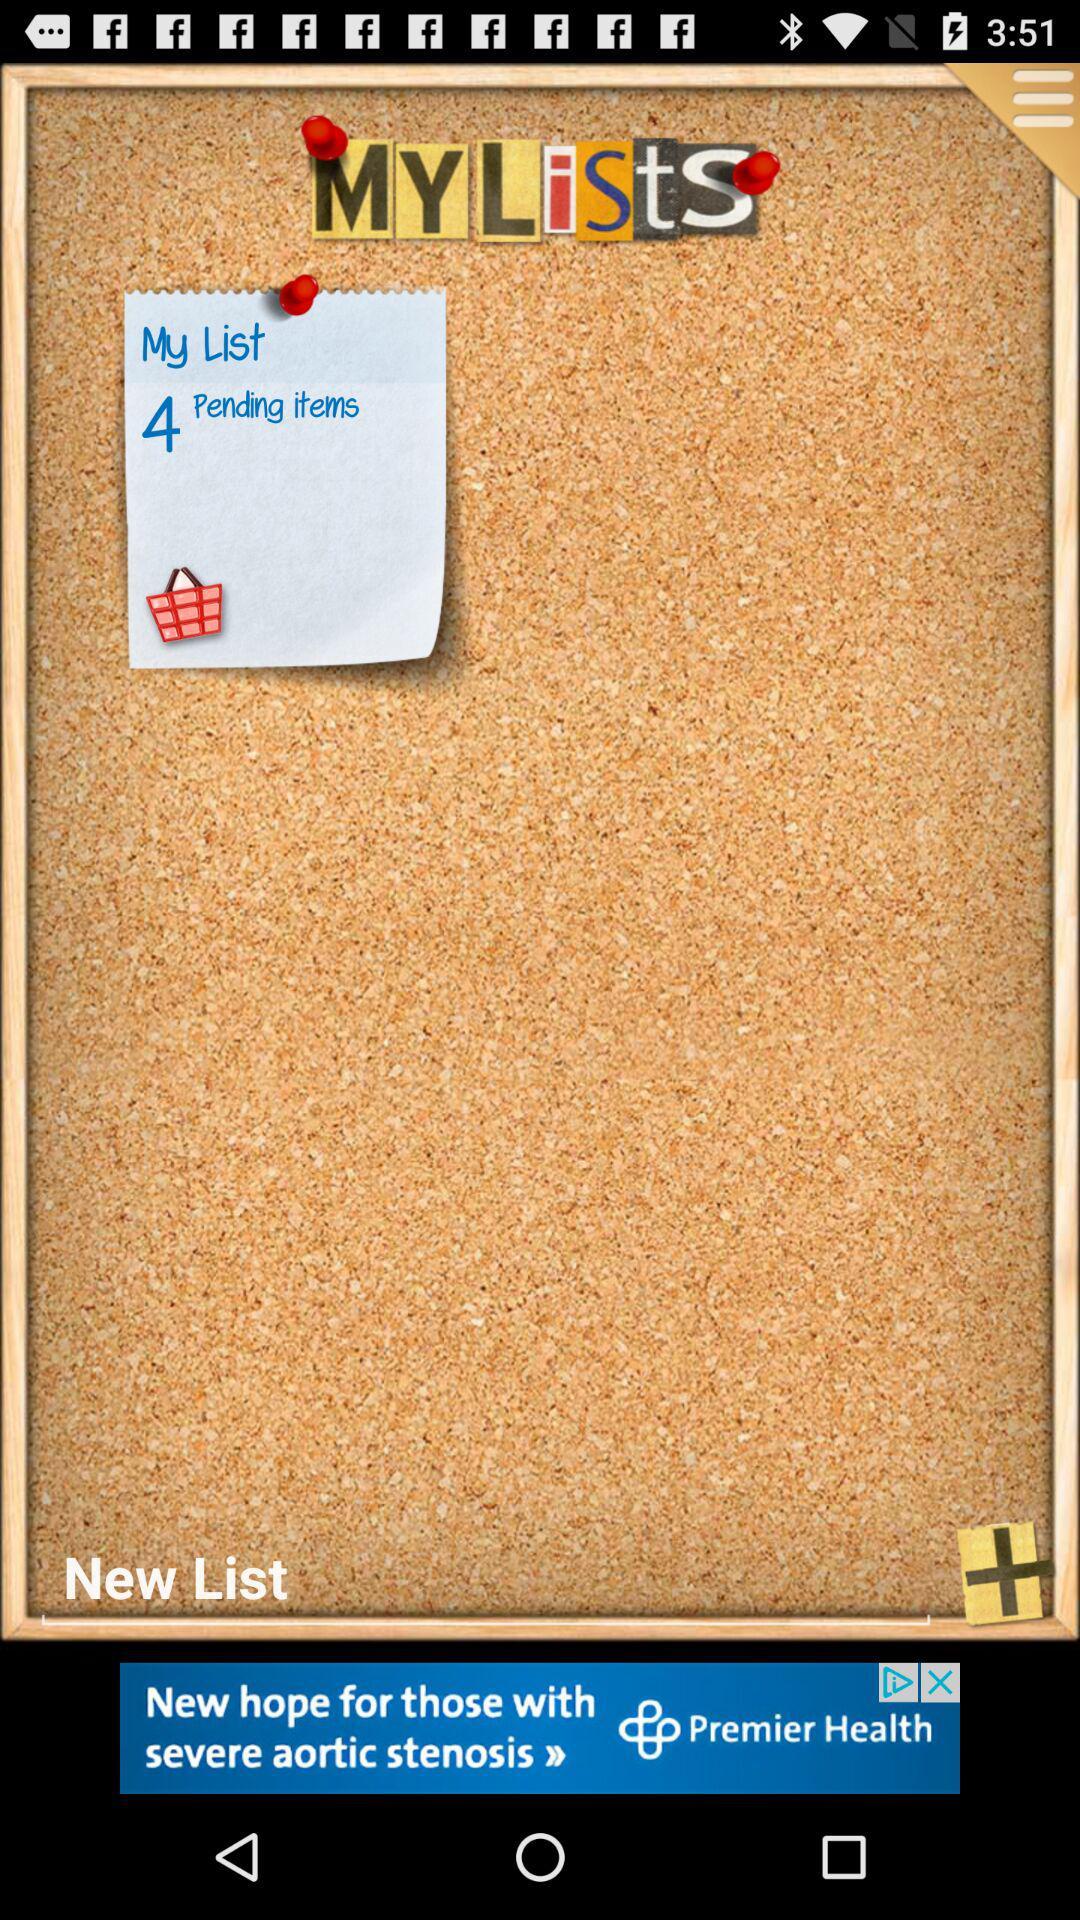 The height and width of the screenshot is (1920, 1080). What do you see at coordinates (186, 606) in the screenshot?
I see `red and white tote bag` at bounding box center [186, 606].